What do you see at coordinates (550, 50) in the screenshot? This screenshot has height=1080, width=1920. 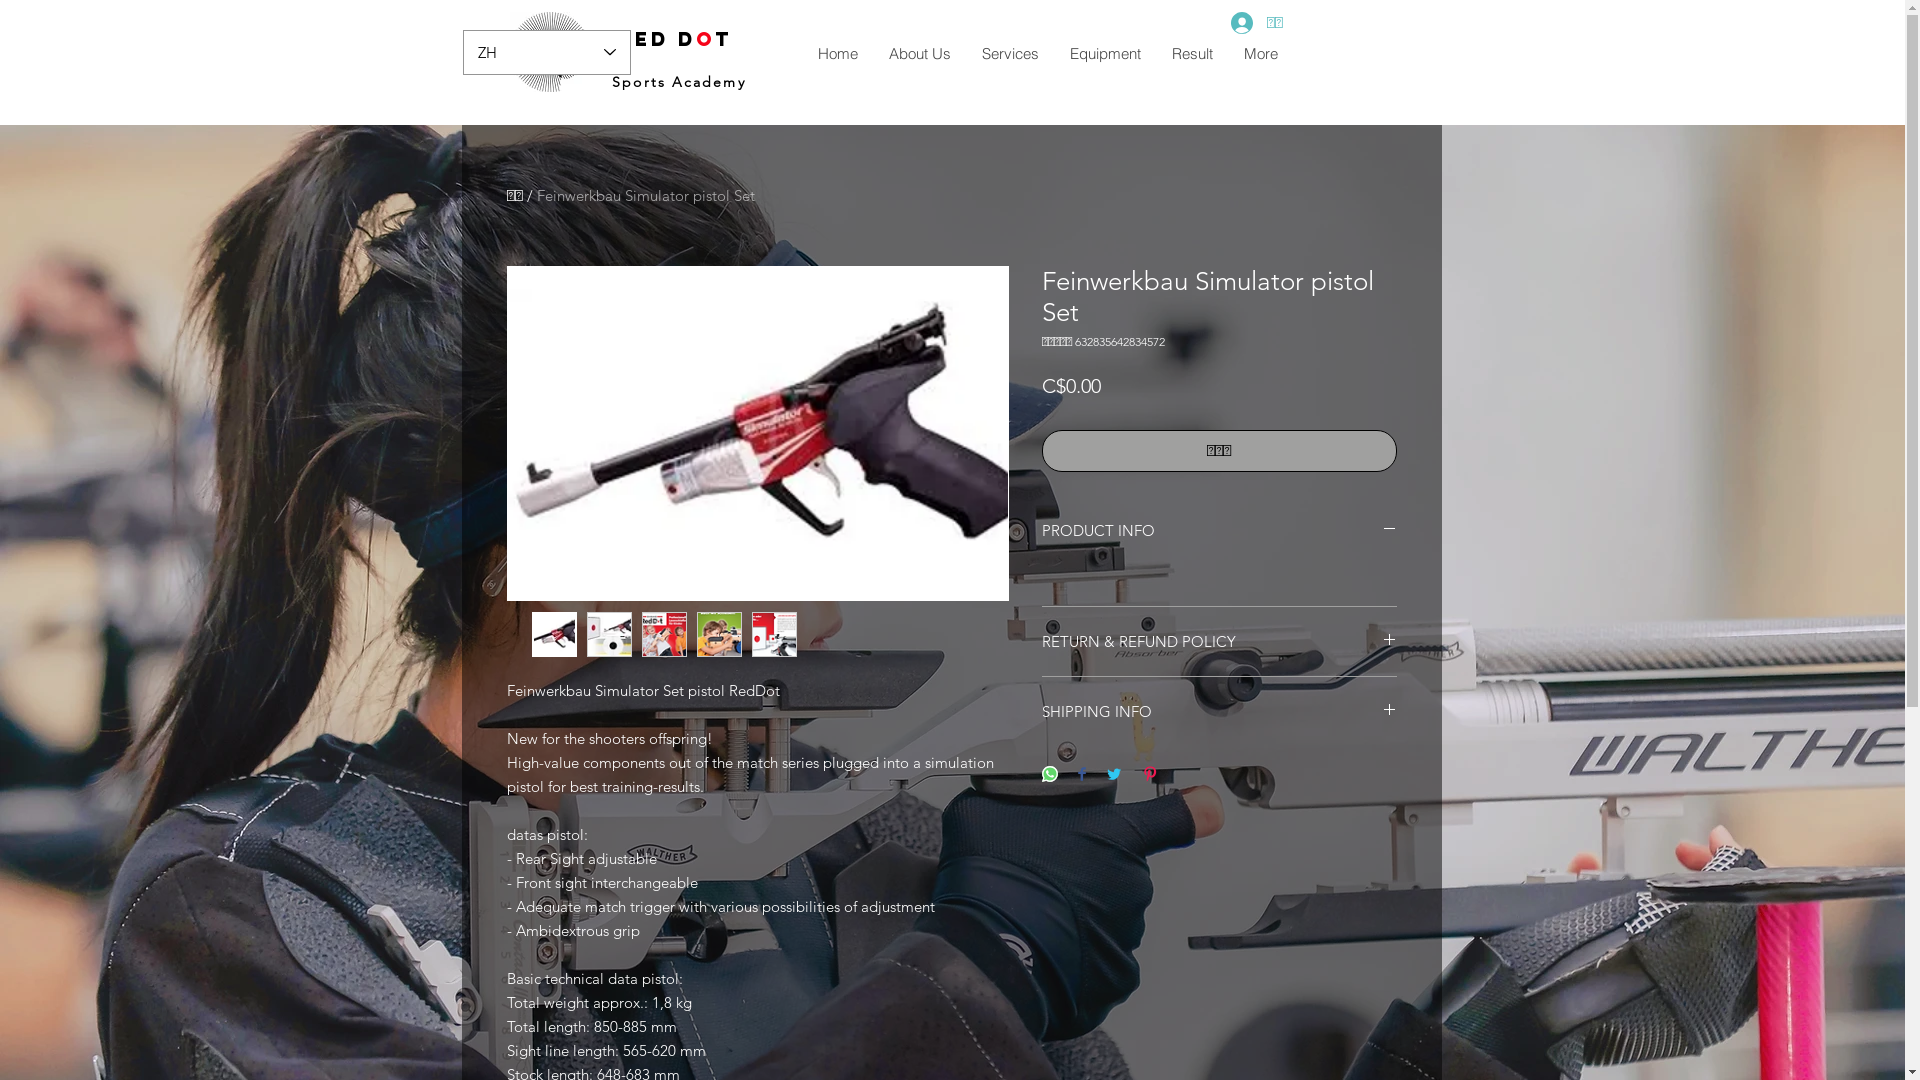 I see `'177 Club Logo new.jpg'` at bounding box center [550, 50].